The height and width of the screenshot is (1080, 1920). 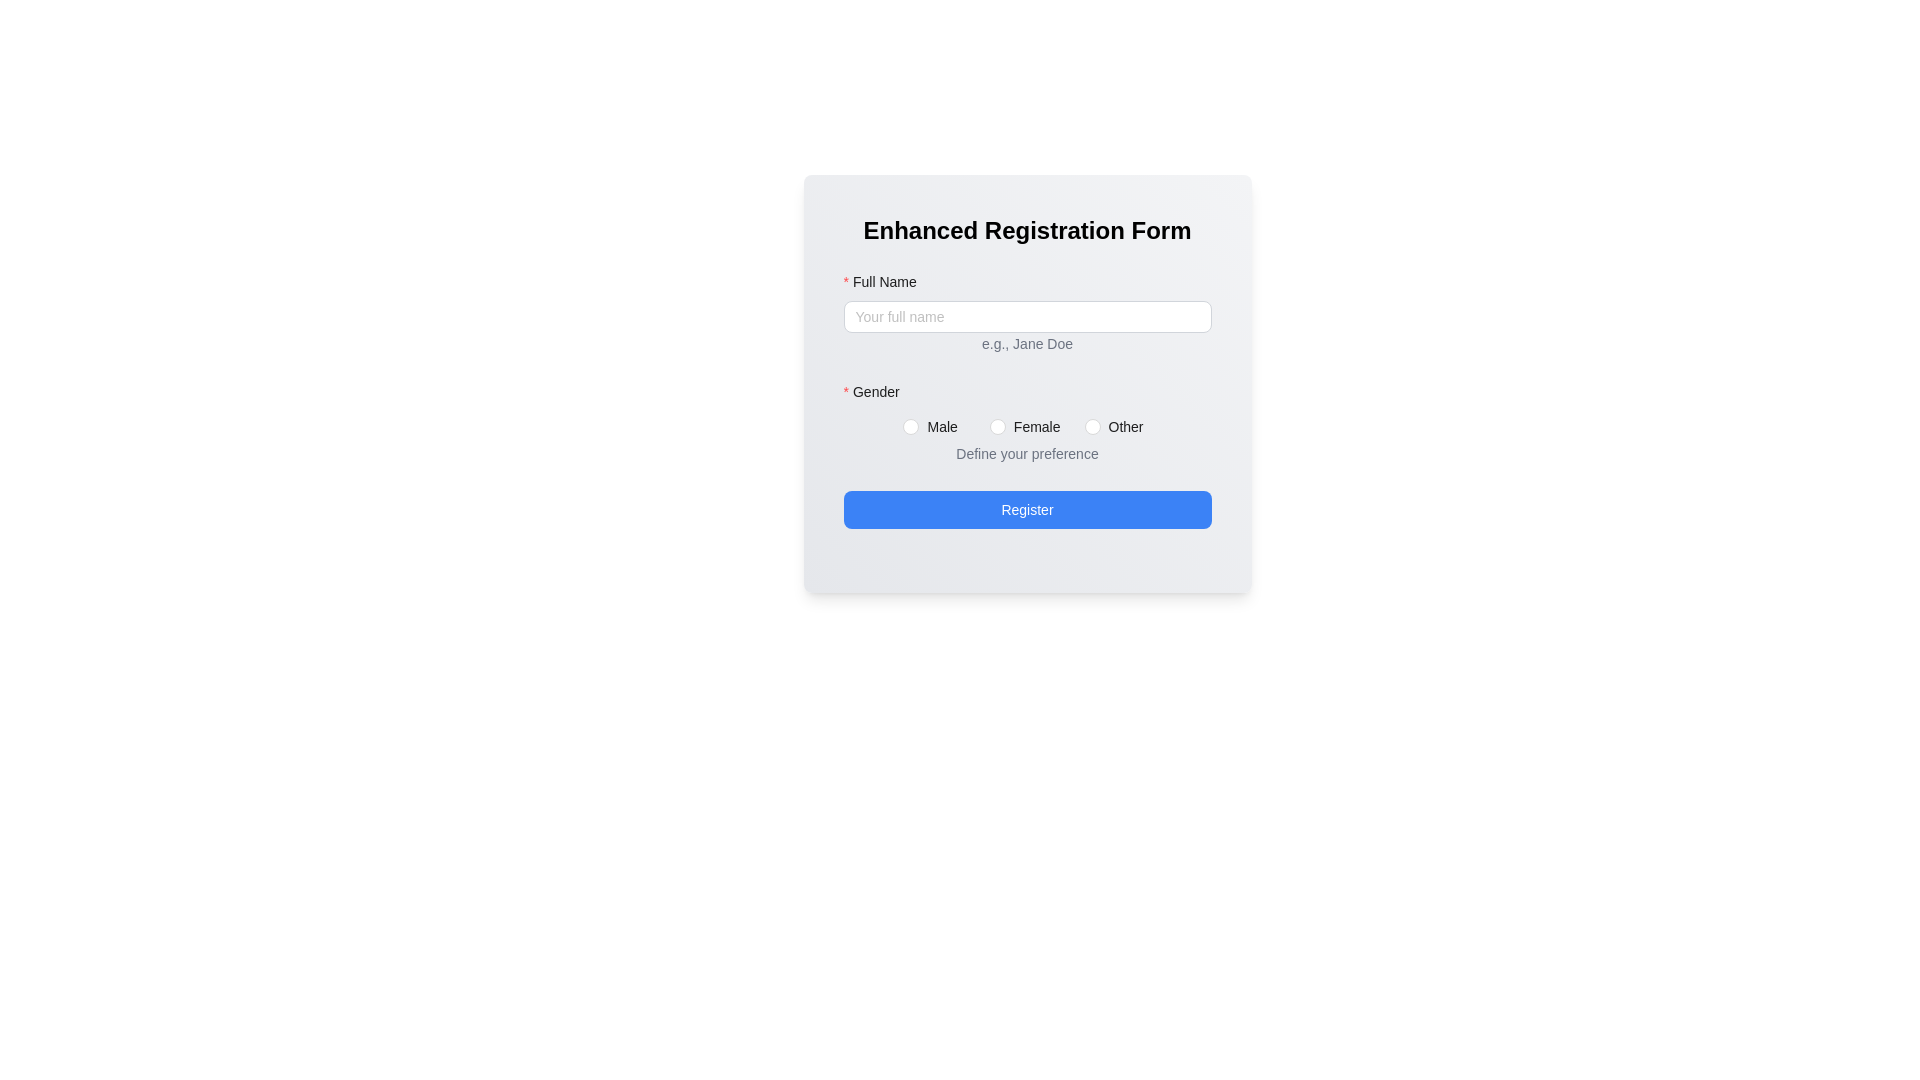 I want to click on the radio button group labeled 'Male', 'Female', and 'Other', so click(x=1027, y=438).